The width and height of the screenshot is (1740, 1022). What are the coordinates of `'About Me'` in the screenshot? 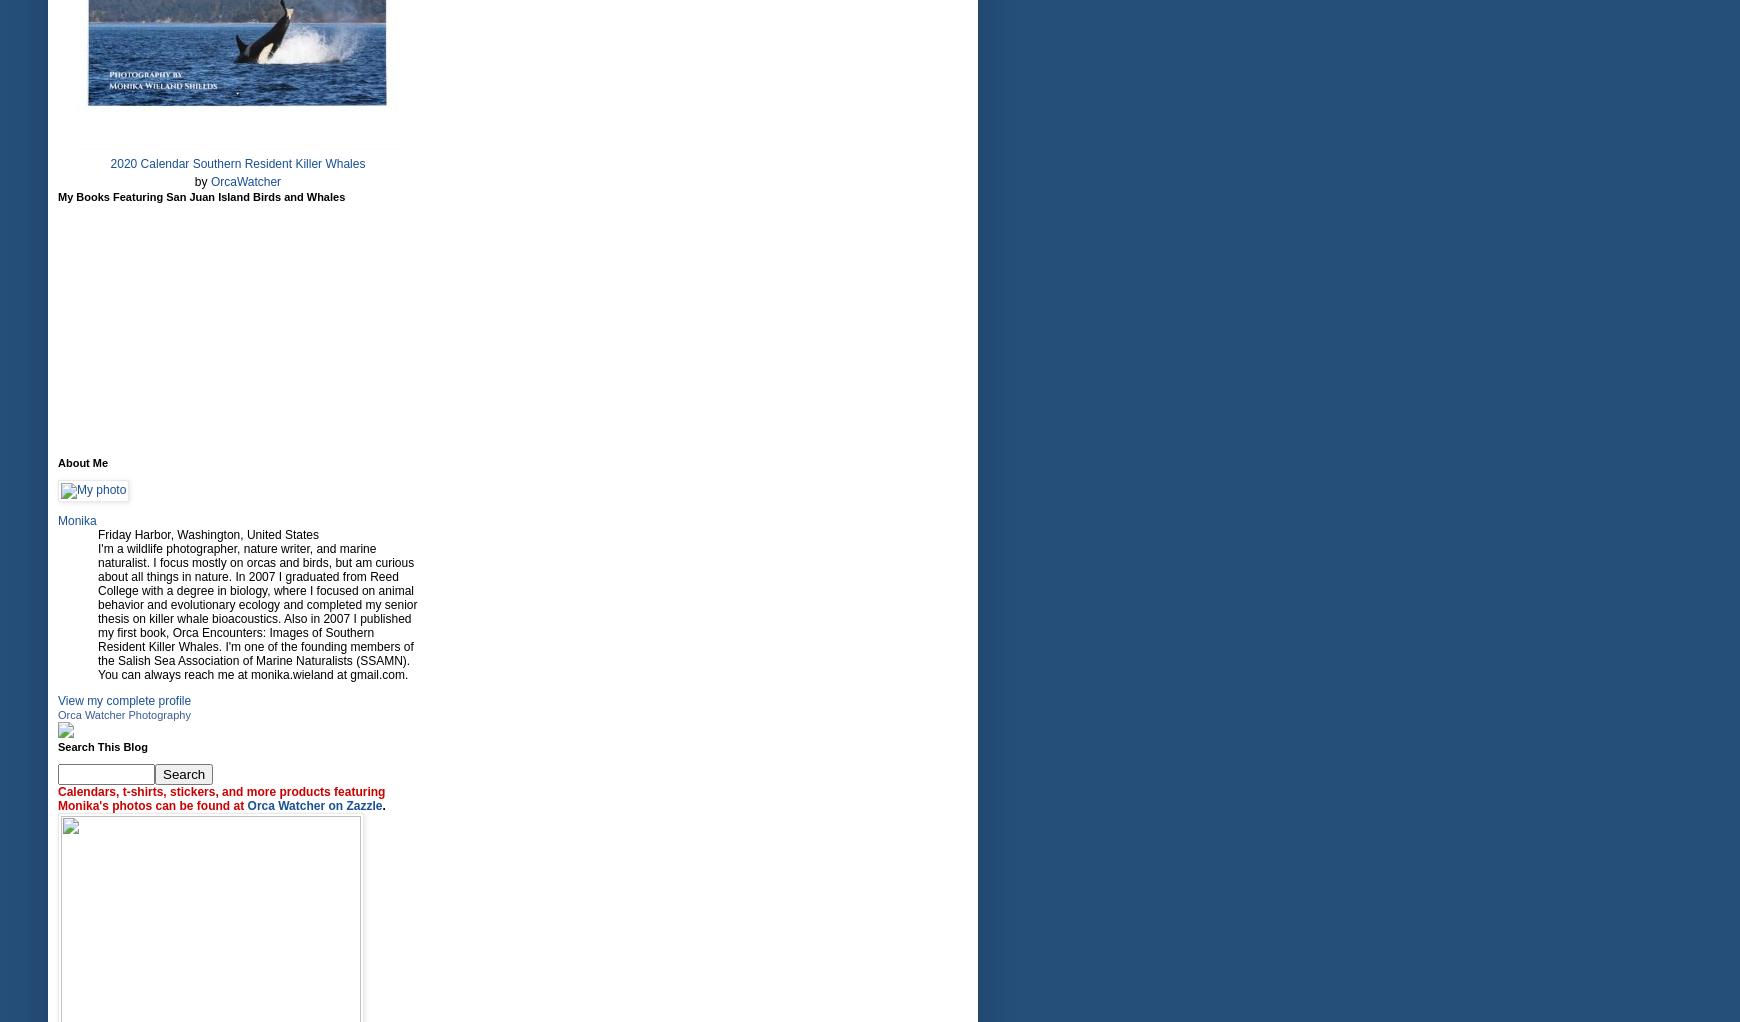 It's located at (81, 461).